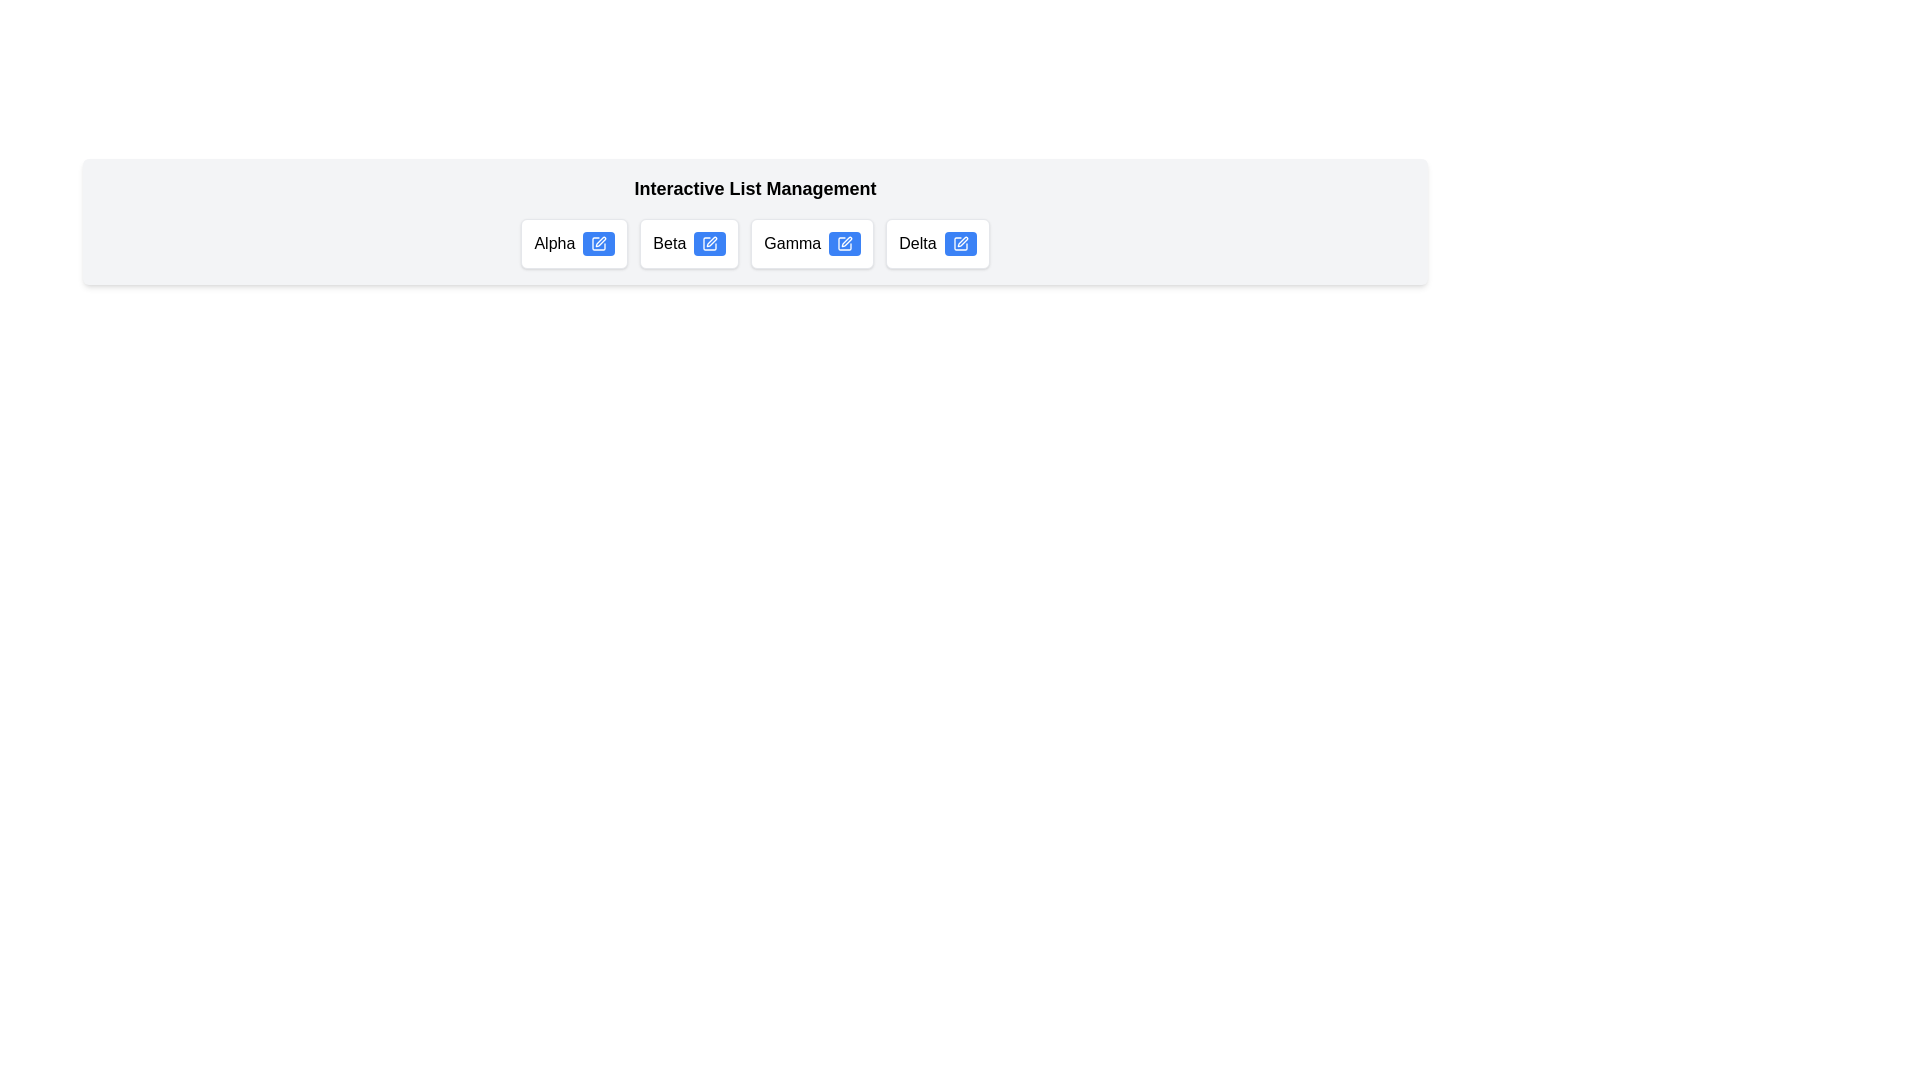  I want to click on the action button used for editing or modifying data associated with the label 'Beta', which is the second button in the list of interactive buttons, so click(710, 242).